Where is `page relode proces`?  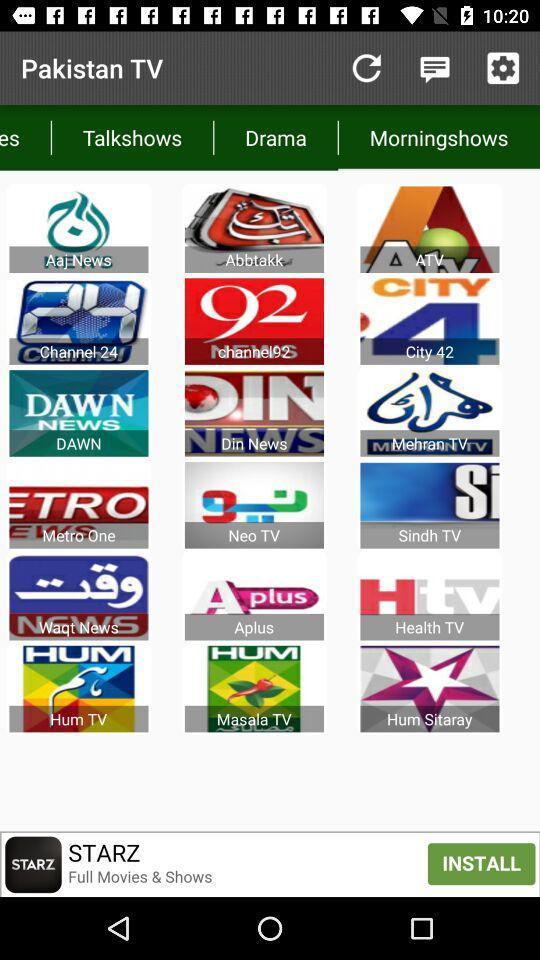
page relode proces is located at coordinates (365, 68).